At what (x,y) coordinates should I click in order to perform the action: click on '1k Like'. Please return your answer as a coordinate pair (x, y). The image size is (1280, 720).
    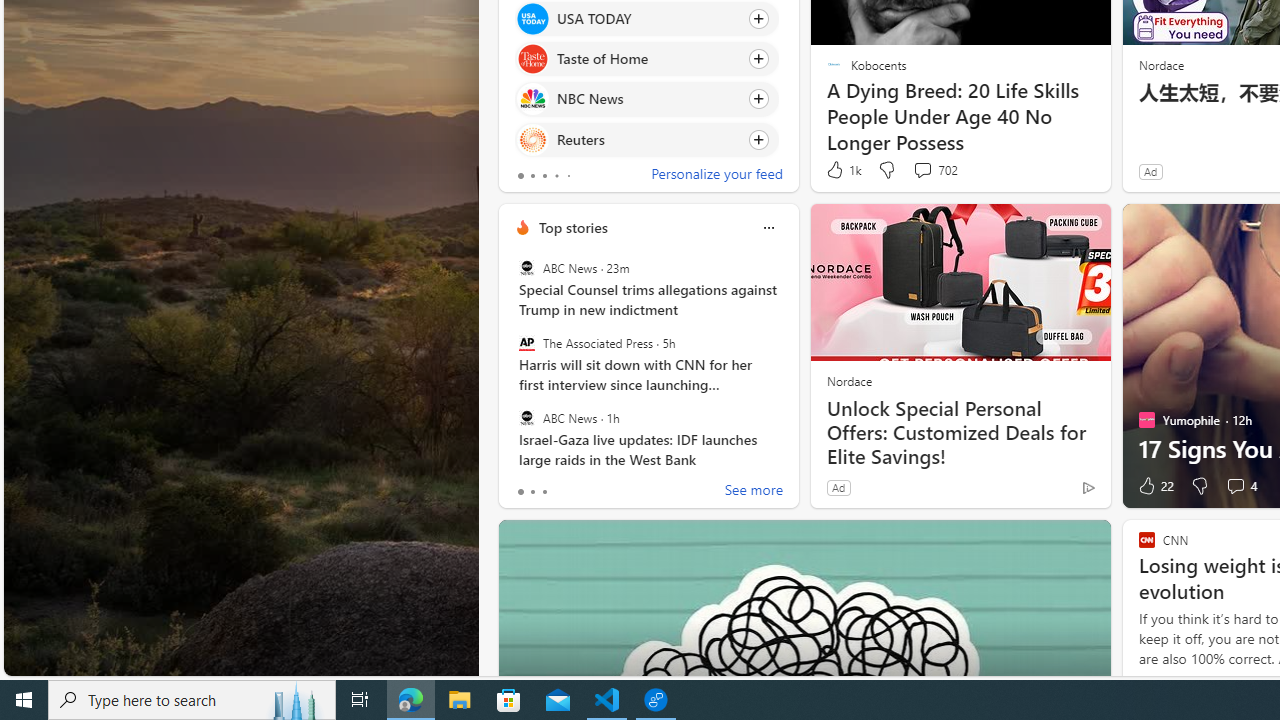
    Looking at the image, I should click on (842, 169).